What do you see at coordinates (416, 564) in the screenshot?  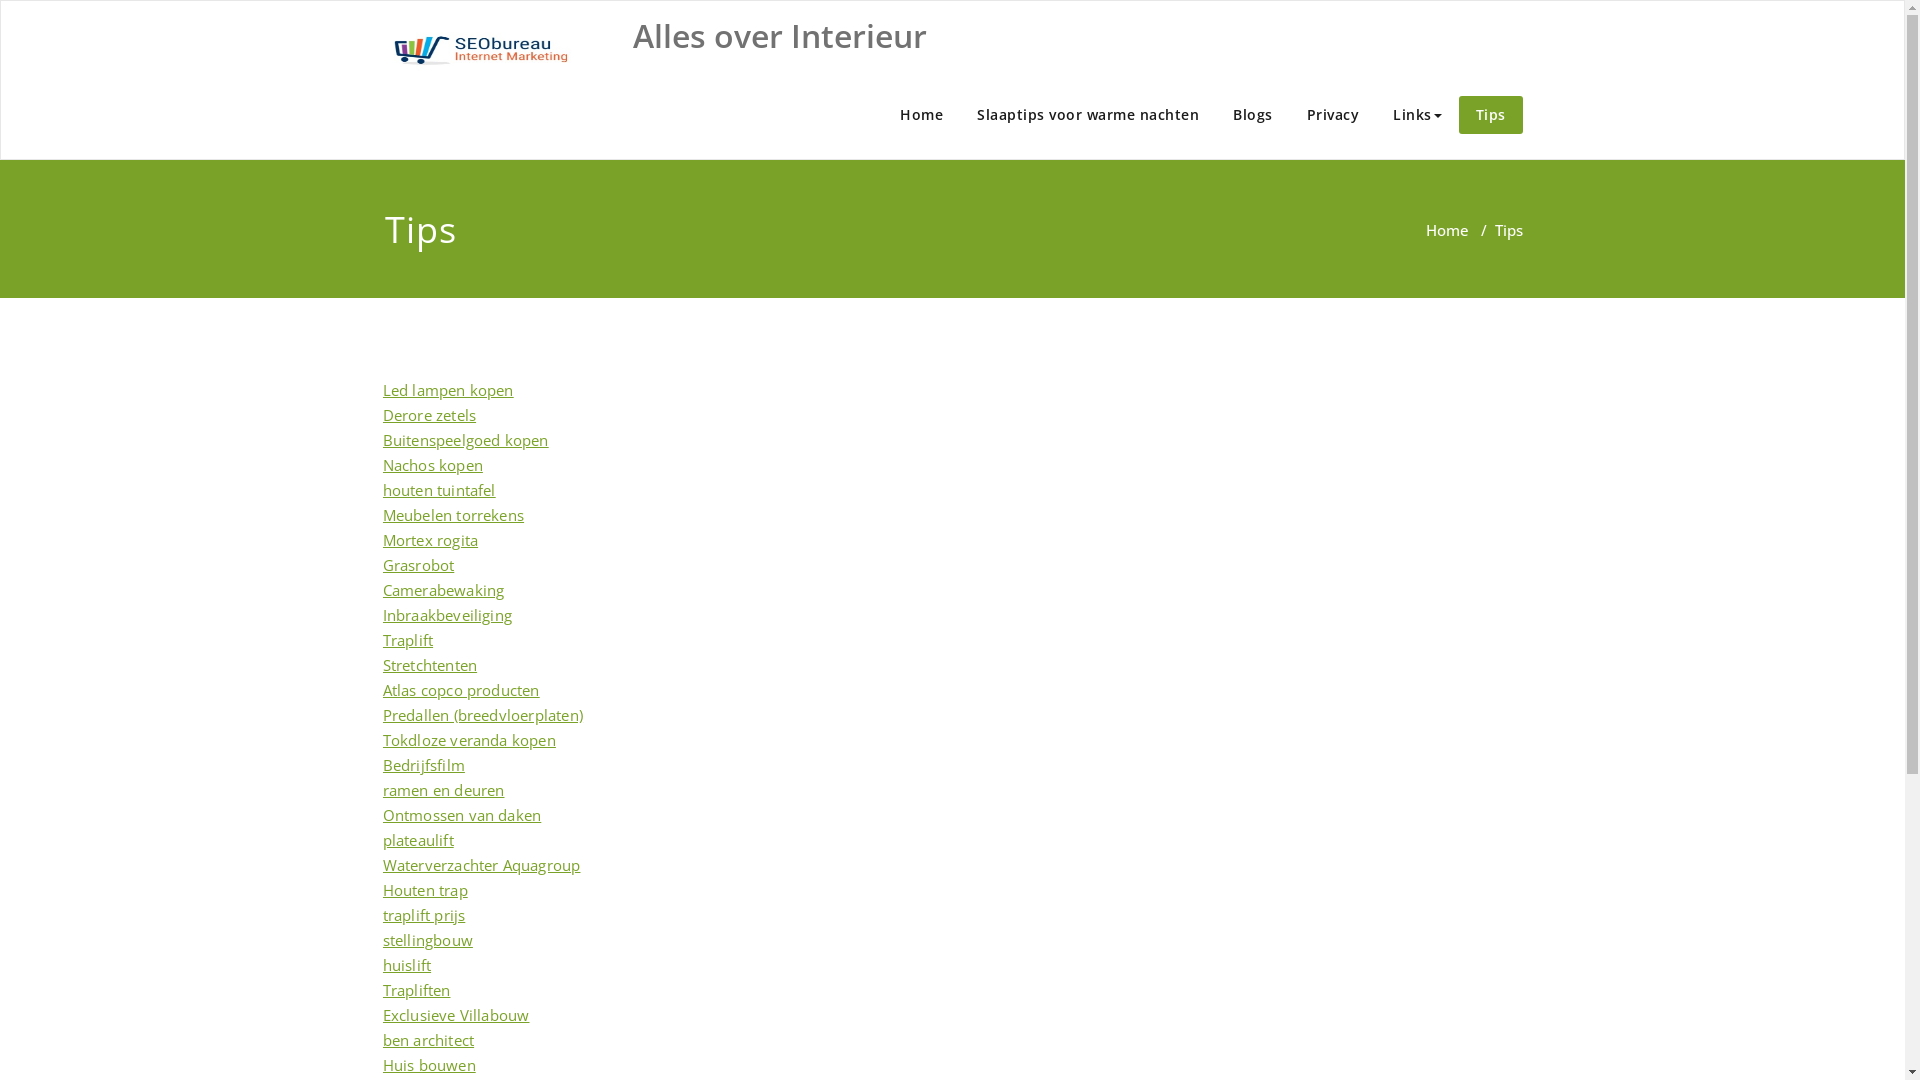 I see `'Grasrobot'` at bounding box center [416, 564].